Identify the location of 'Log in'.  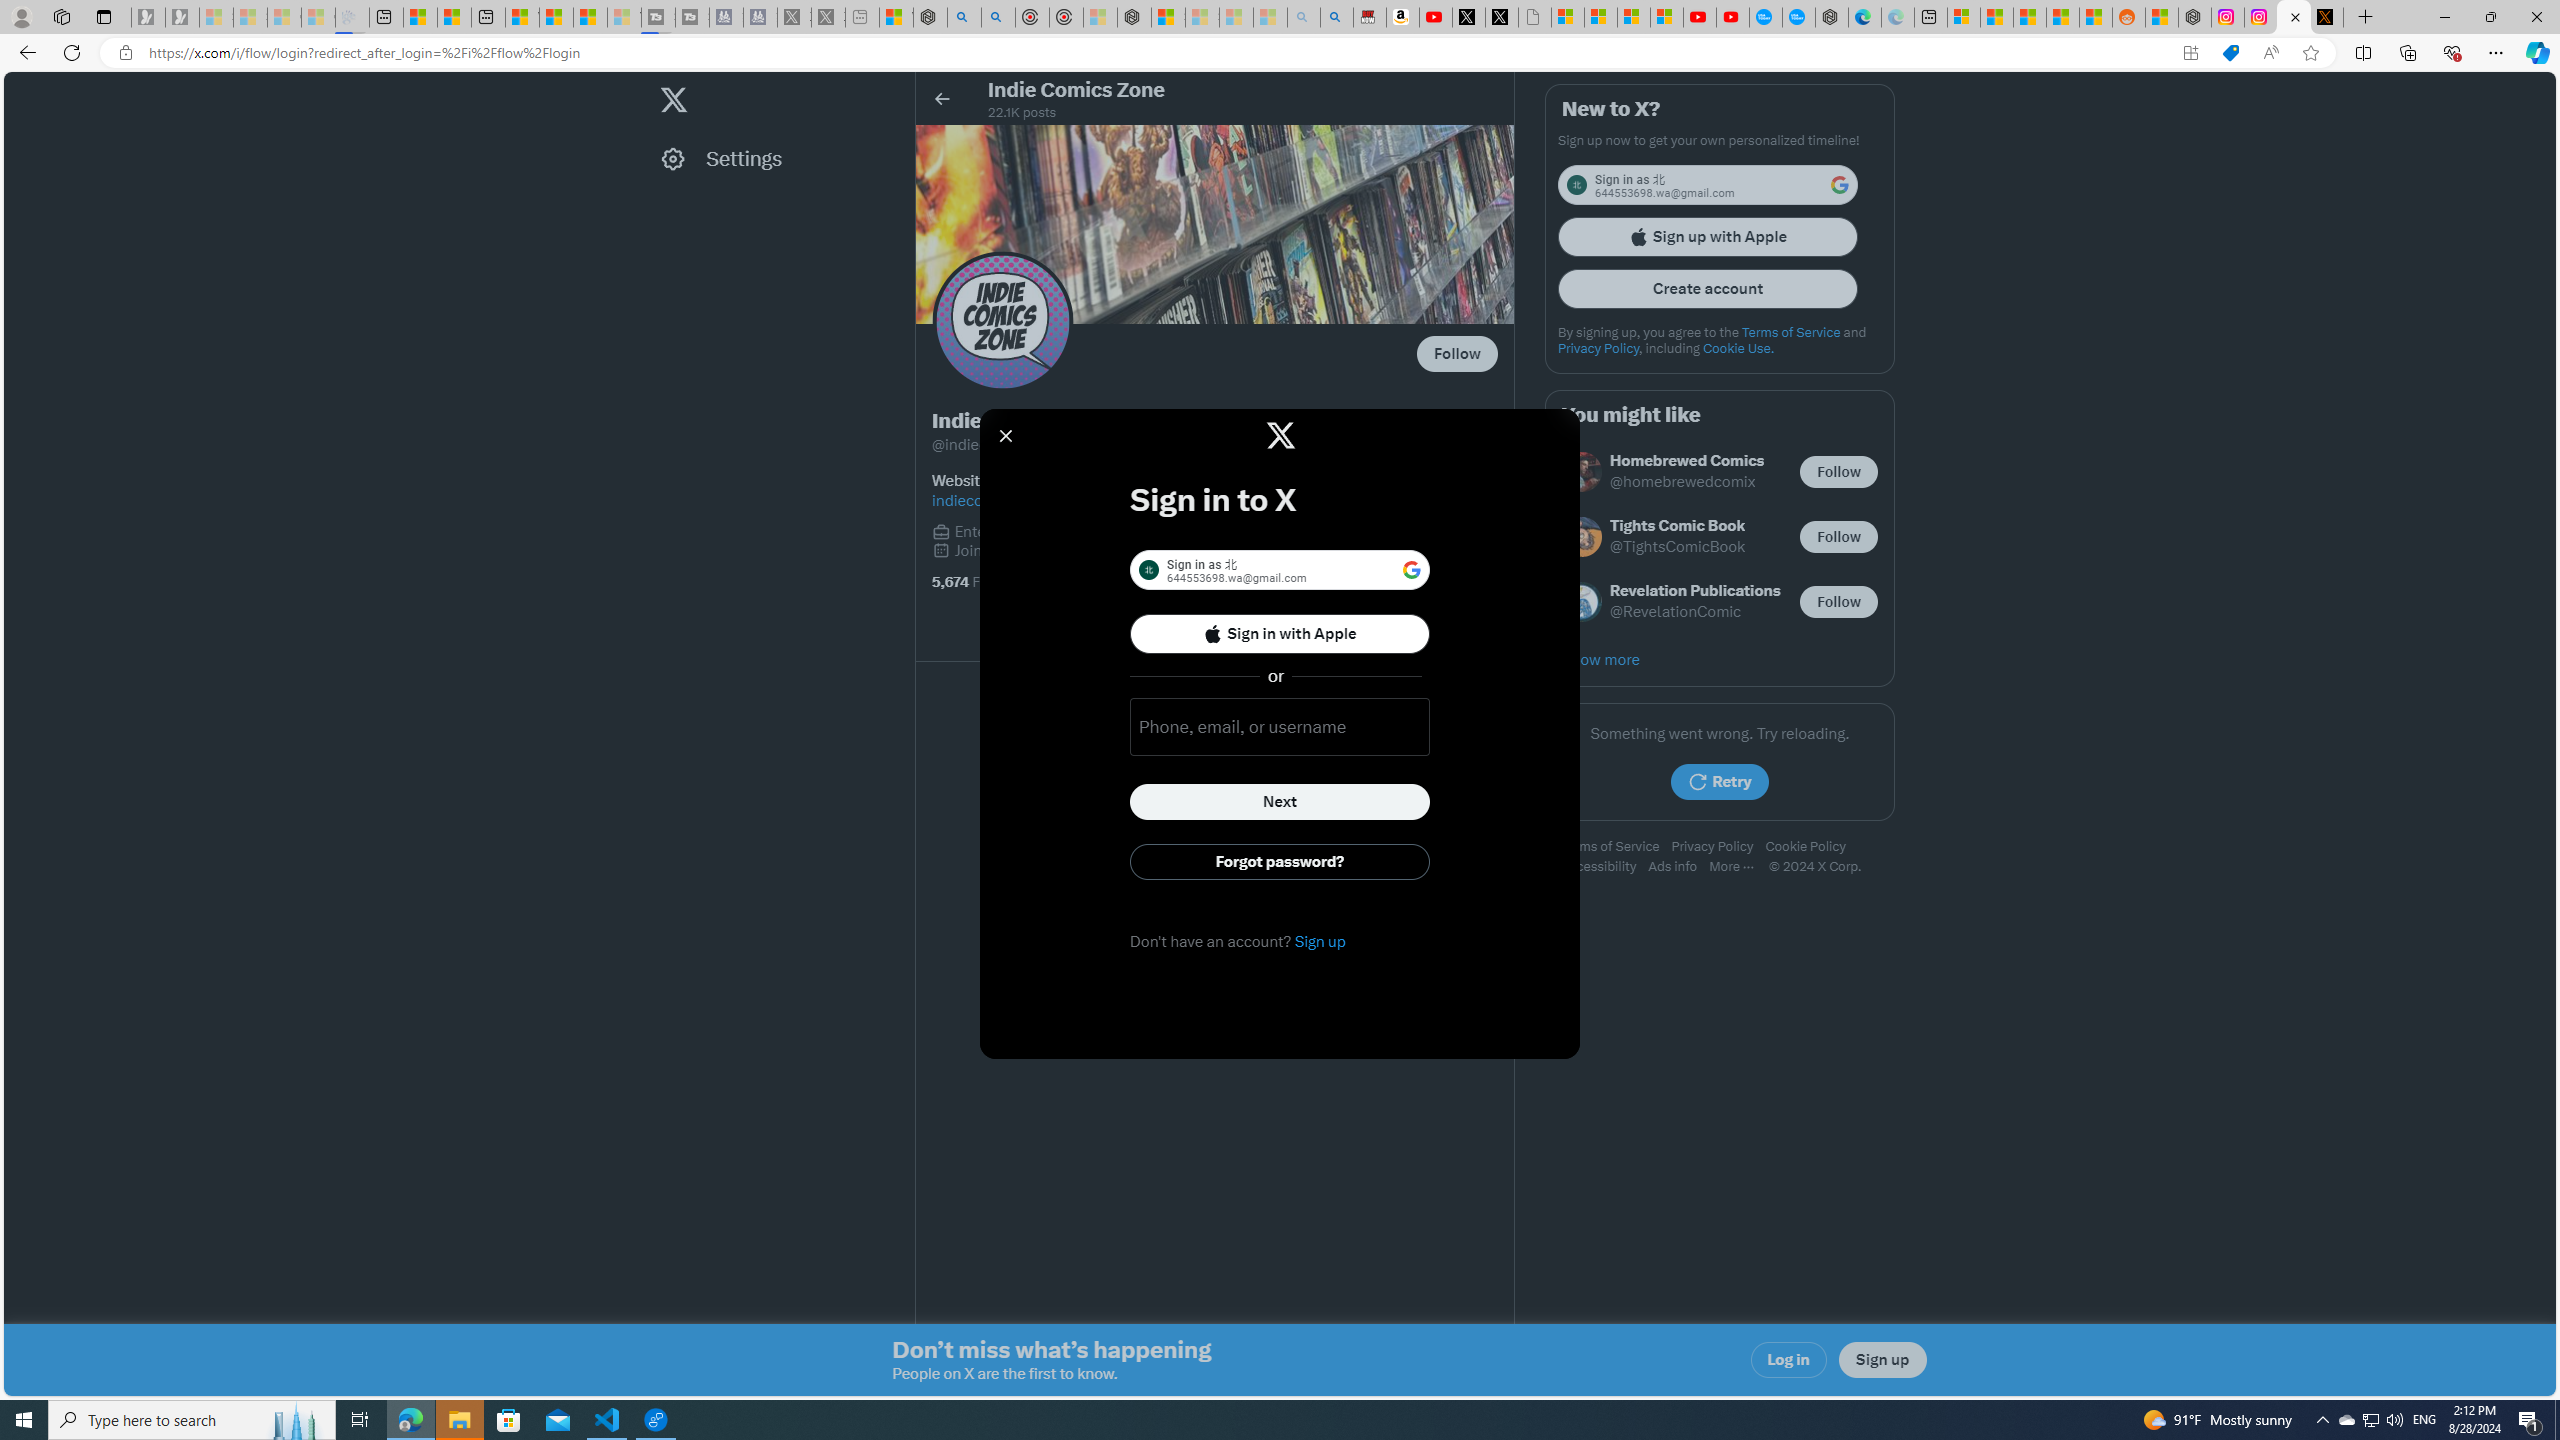
(1789, 1359).